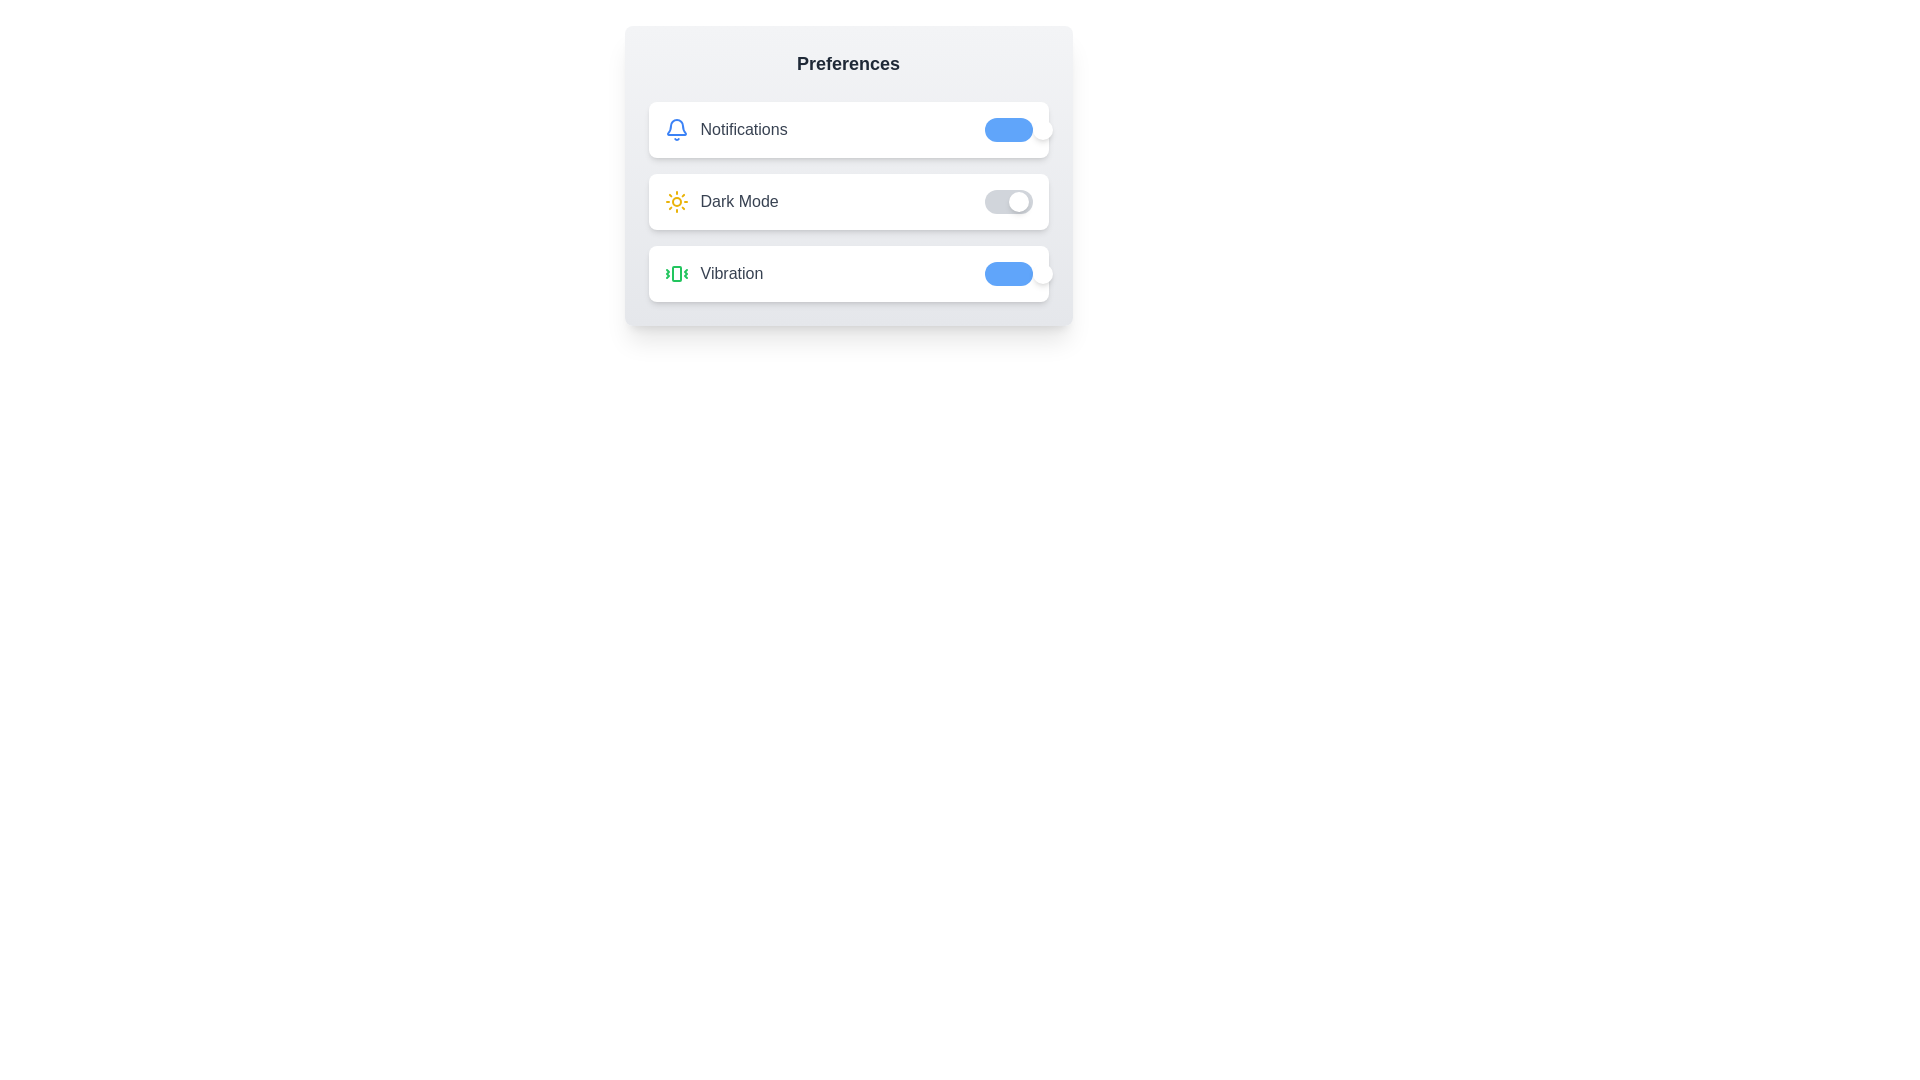 The width and height of the screenshot is (1920, 1080). What do you see at coordinates (743, 130) in the screenshot?
I see `the static text label displaying 'Notifications', which is part of the 'Preferences' section and is located next to a blue bell icon on the left` at bounding box center [743, 130].